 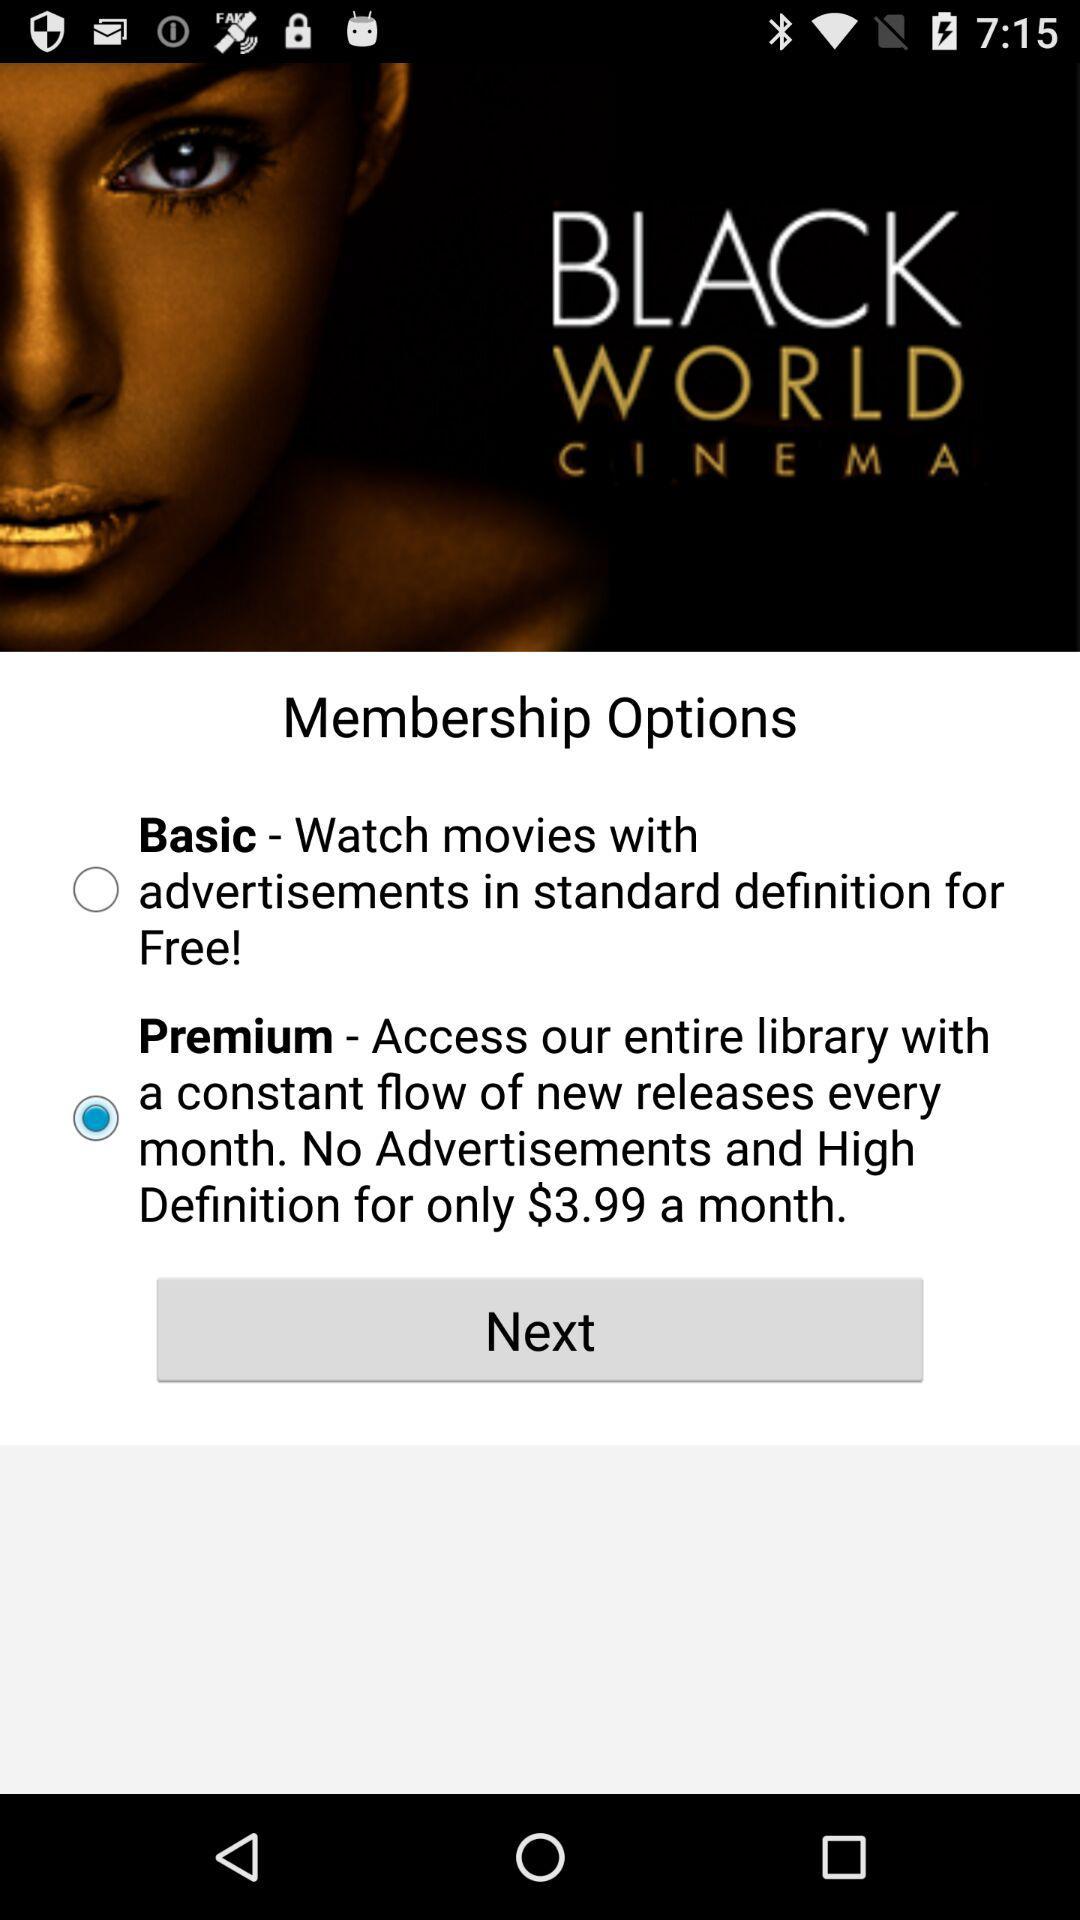 I want to click on the app below the membership options, so click(x=540, y=888).